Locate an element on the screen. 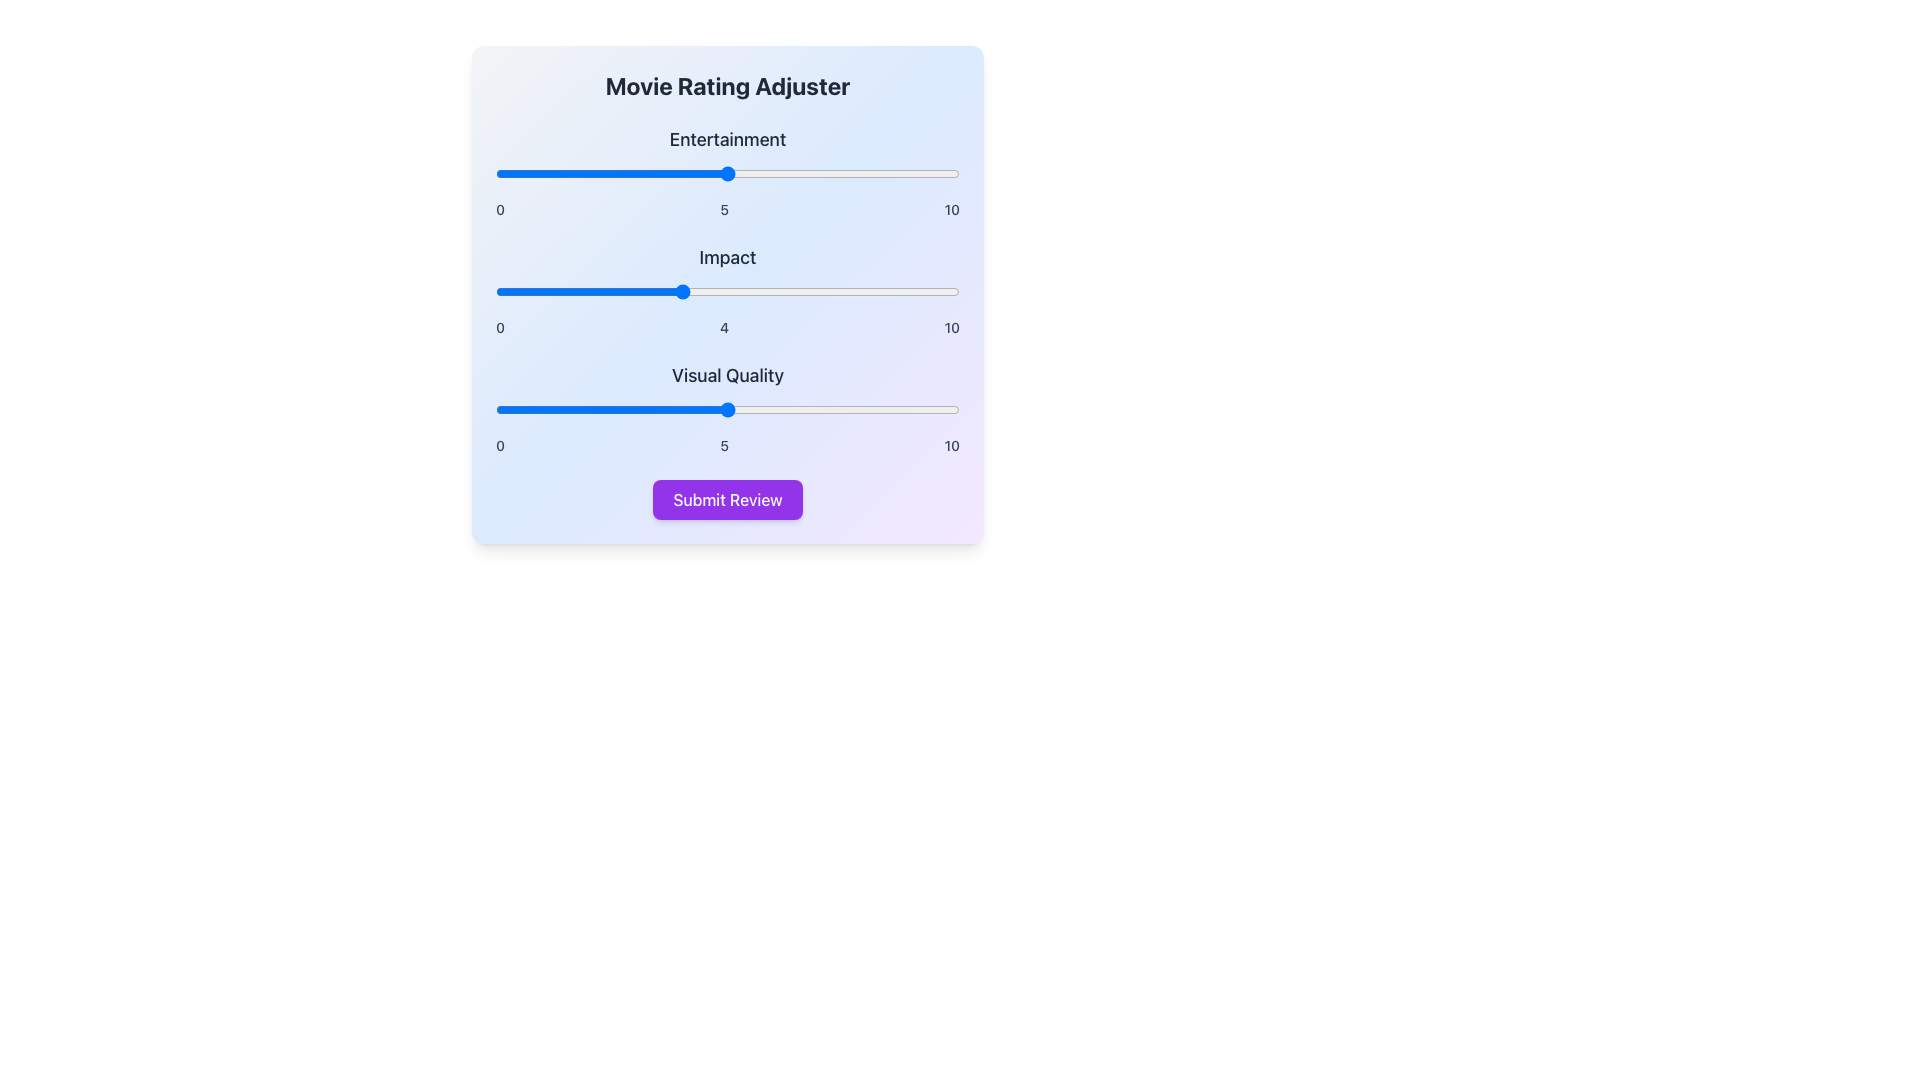  the slider is located at coordinates (587, 408).